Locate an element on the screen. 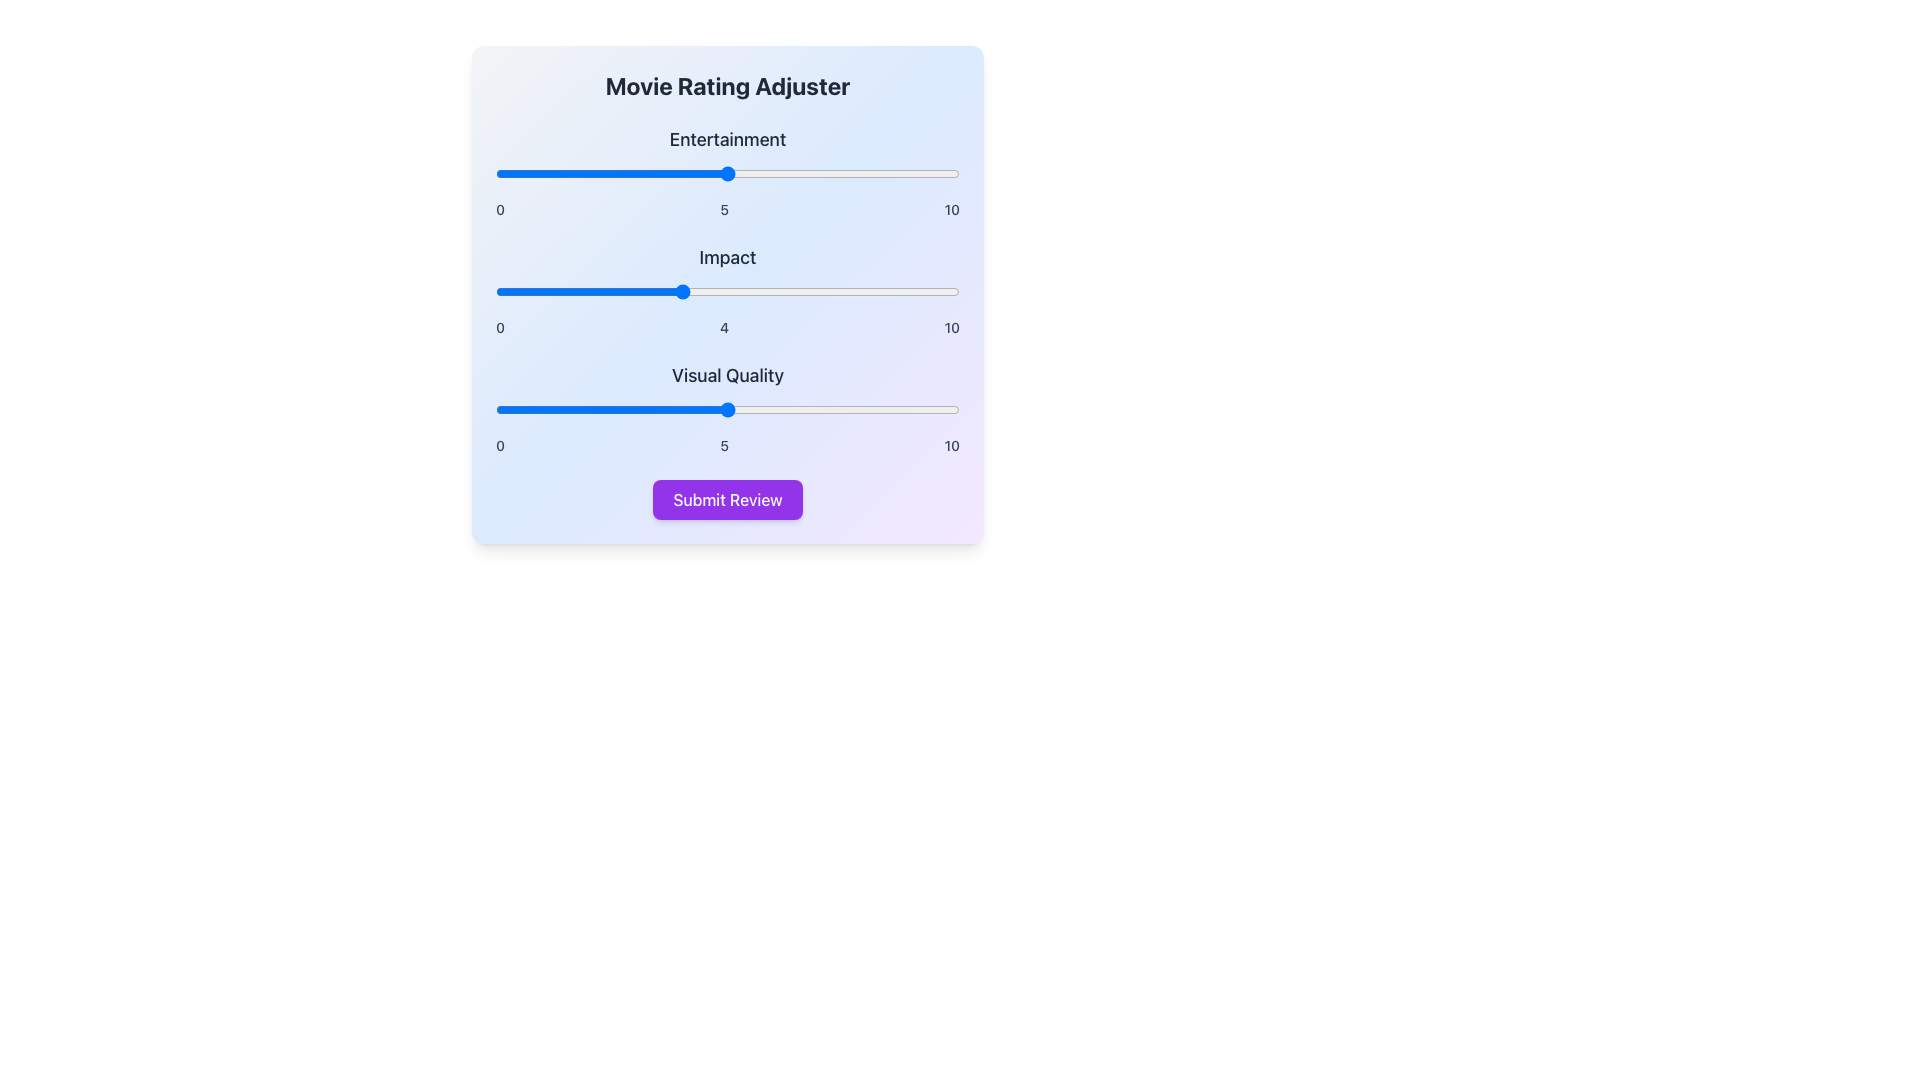  the slider is located at coordinates (587, 408).